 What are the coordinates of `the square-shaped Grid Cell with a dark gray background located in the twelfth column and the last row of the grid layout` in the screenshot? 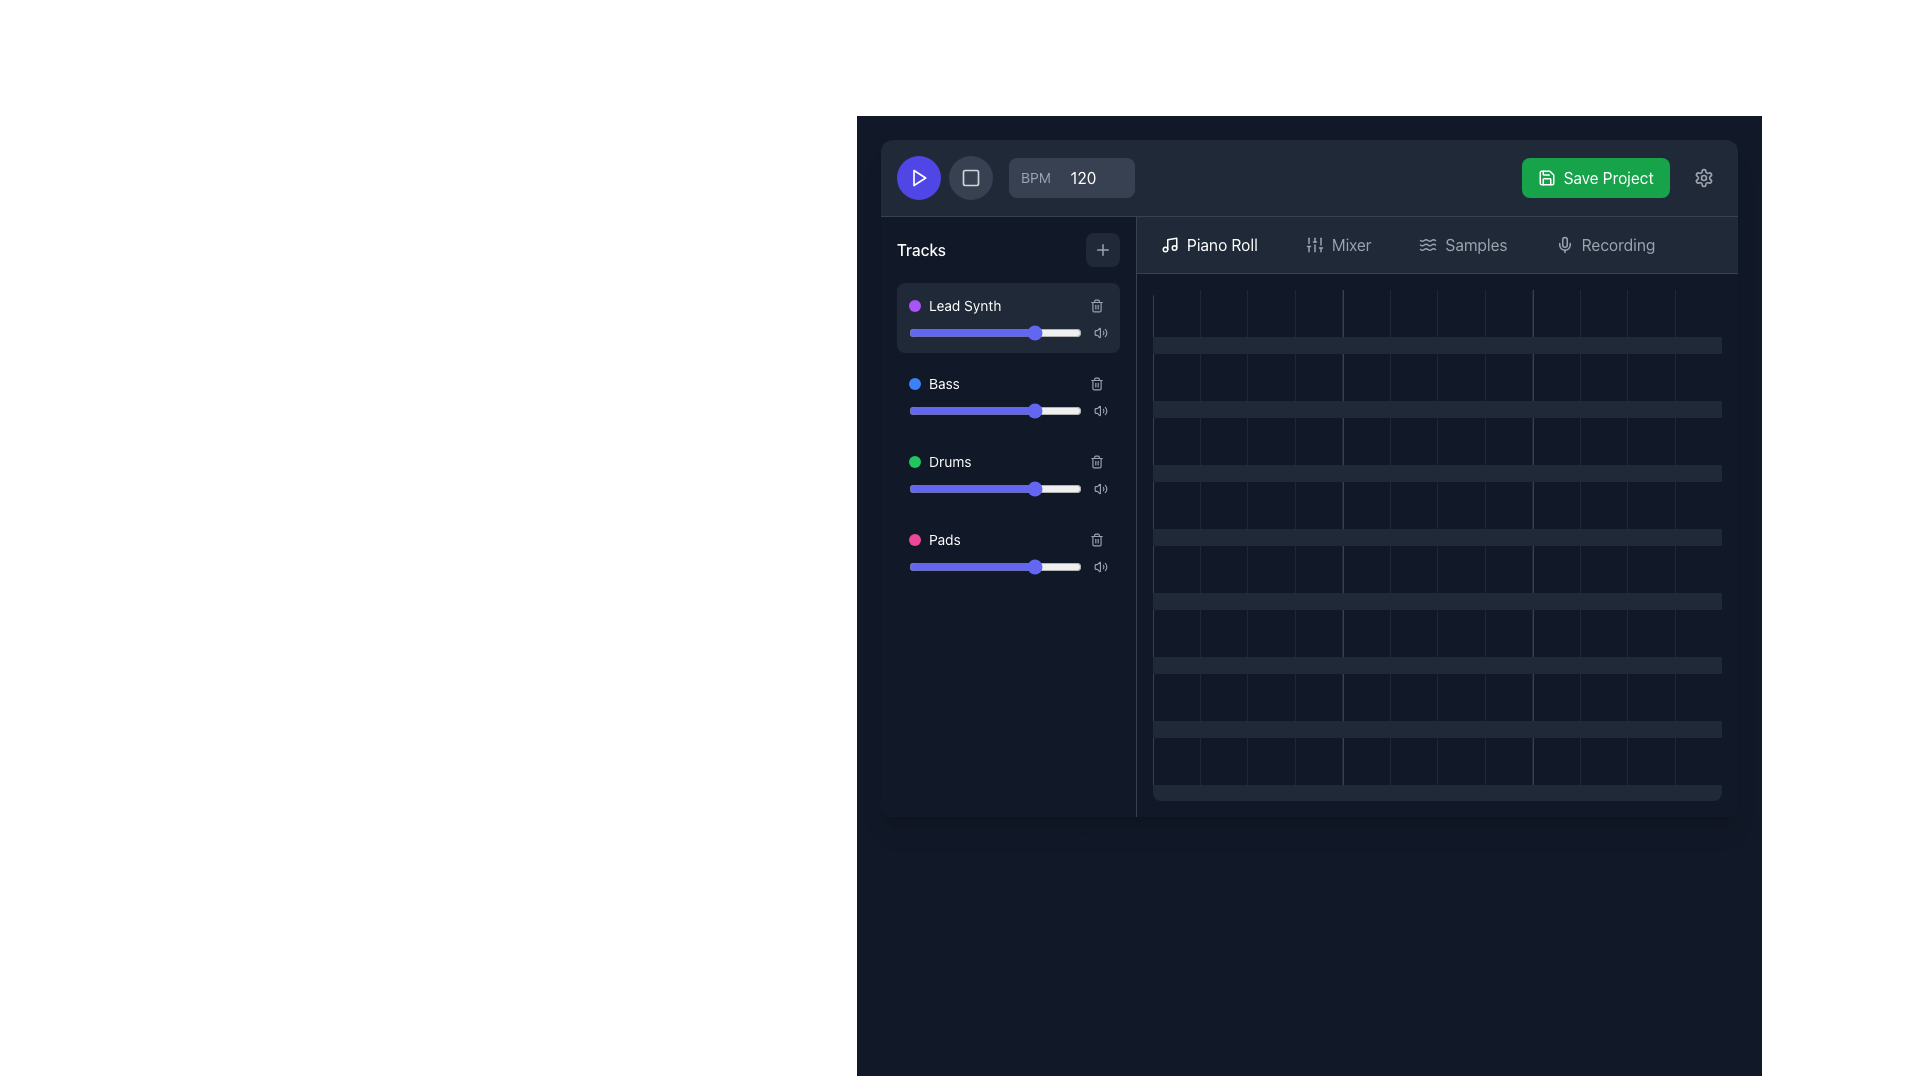 It's located at (1412, 761).